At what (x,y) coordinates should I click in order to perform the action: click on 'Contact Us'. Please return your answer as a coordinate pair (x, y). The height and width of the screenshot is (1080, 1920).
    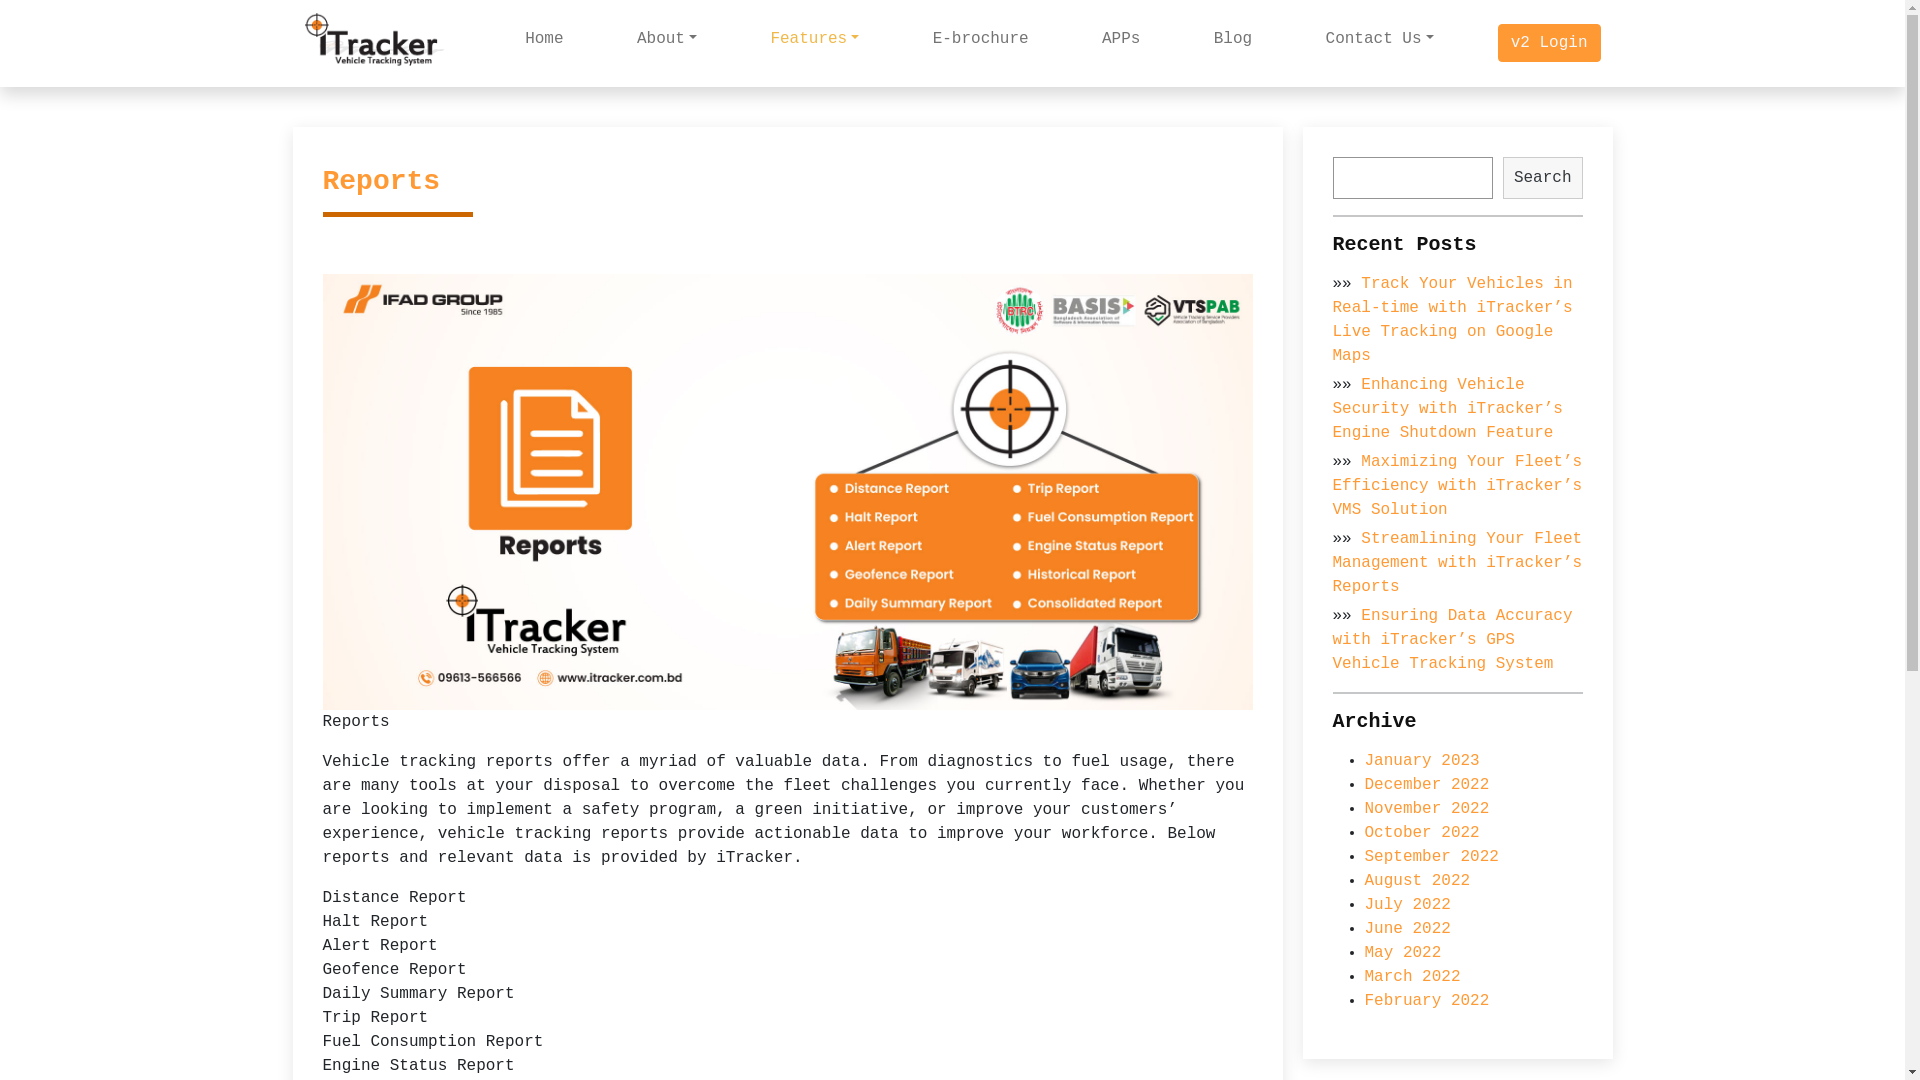
    Looking at the image, I should click on (1379, 38).